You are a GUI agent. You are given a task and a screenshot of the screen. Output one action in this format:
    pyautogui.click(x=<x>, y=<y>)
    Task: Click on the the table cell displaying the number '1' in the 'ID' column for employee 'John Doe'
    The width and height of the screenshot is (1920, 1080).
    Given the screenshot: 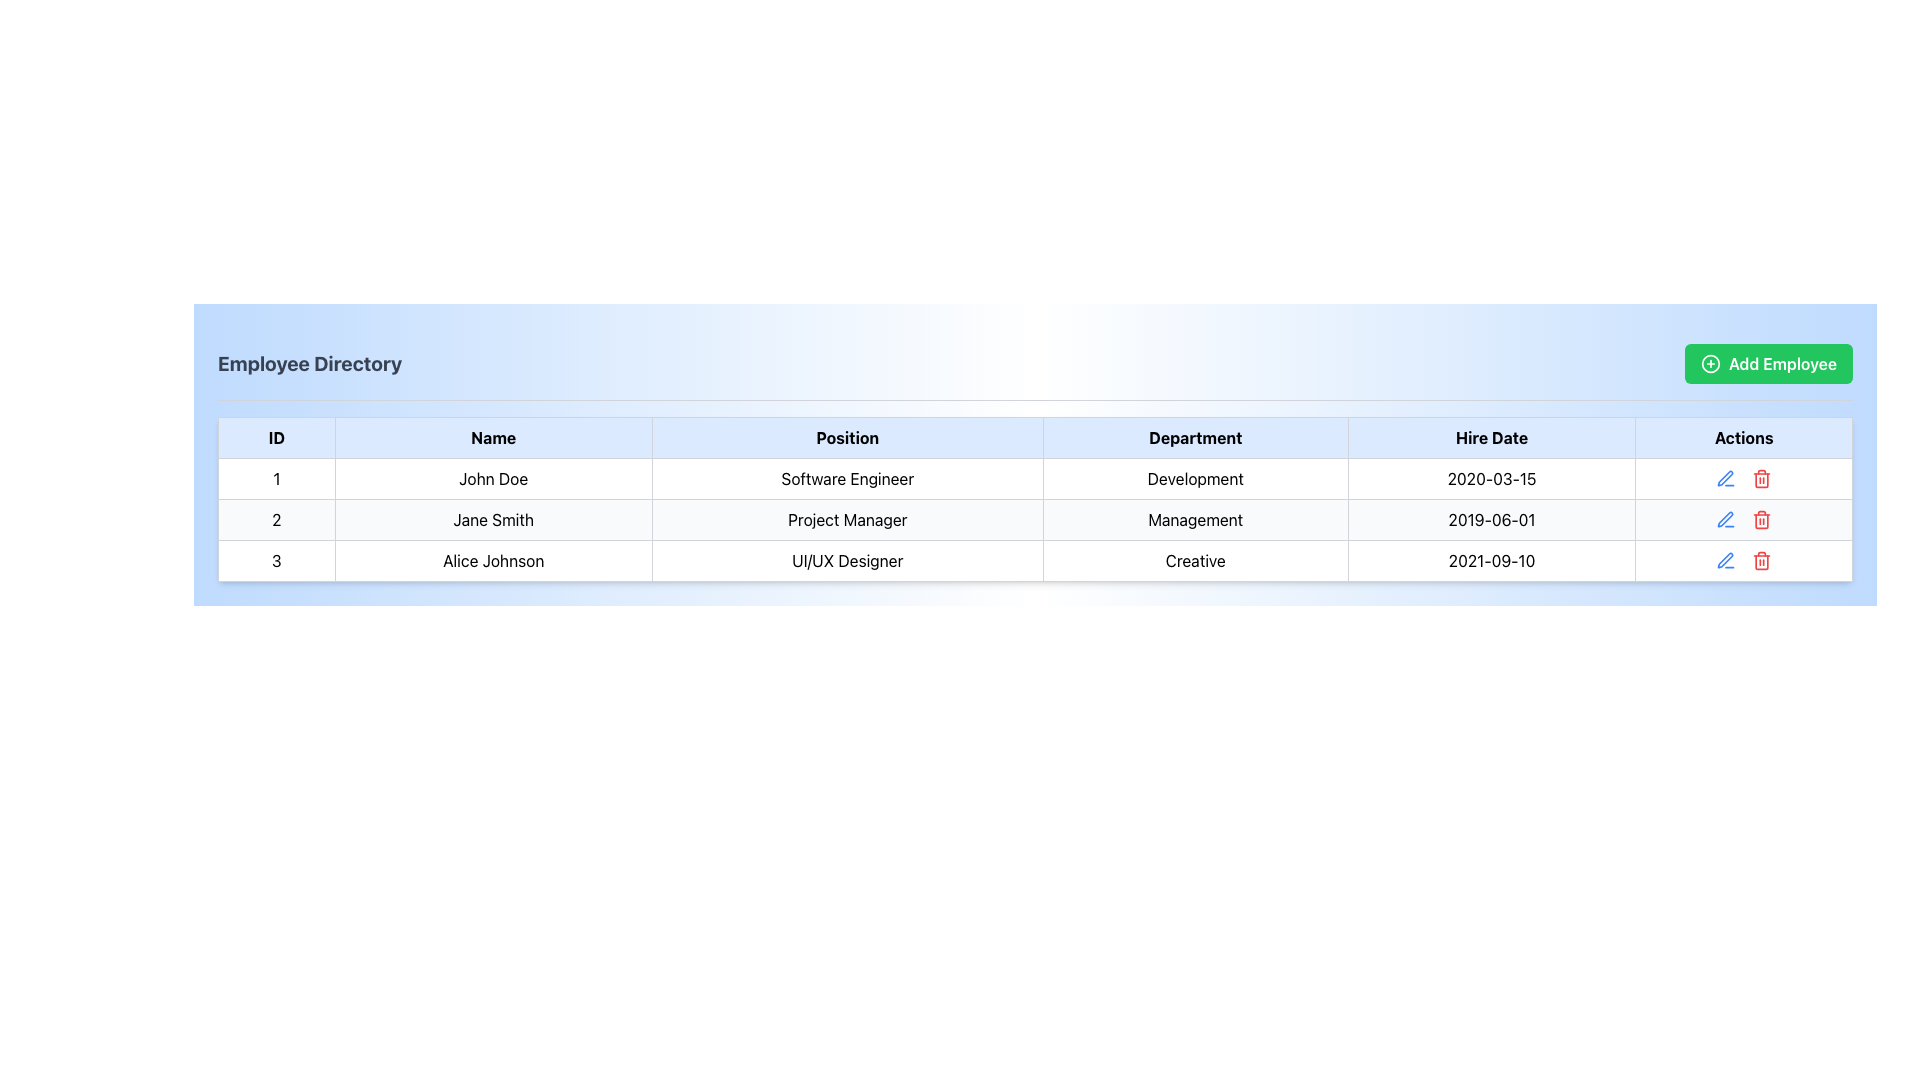 What is the action you would take?
    pyautogui.click(x=275, y=478)
    